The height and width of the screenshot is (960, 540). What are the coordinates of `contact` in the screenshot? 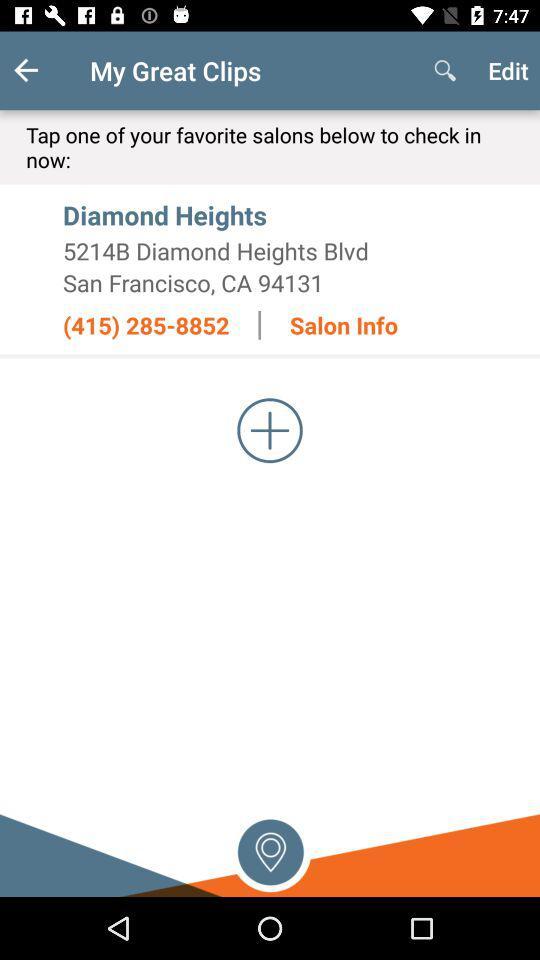 It's located at (270, 430).